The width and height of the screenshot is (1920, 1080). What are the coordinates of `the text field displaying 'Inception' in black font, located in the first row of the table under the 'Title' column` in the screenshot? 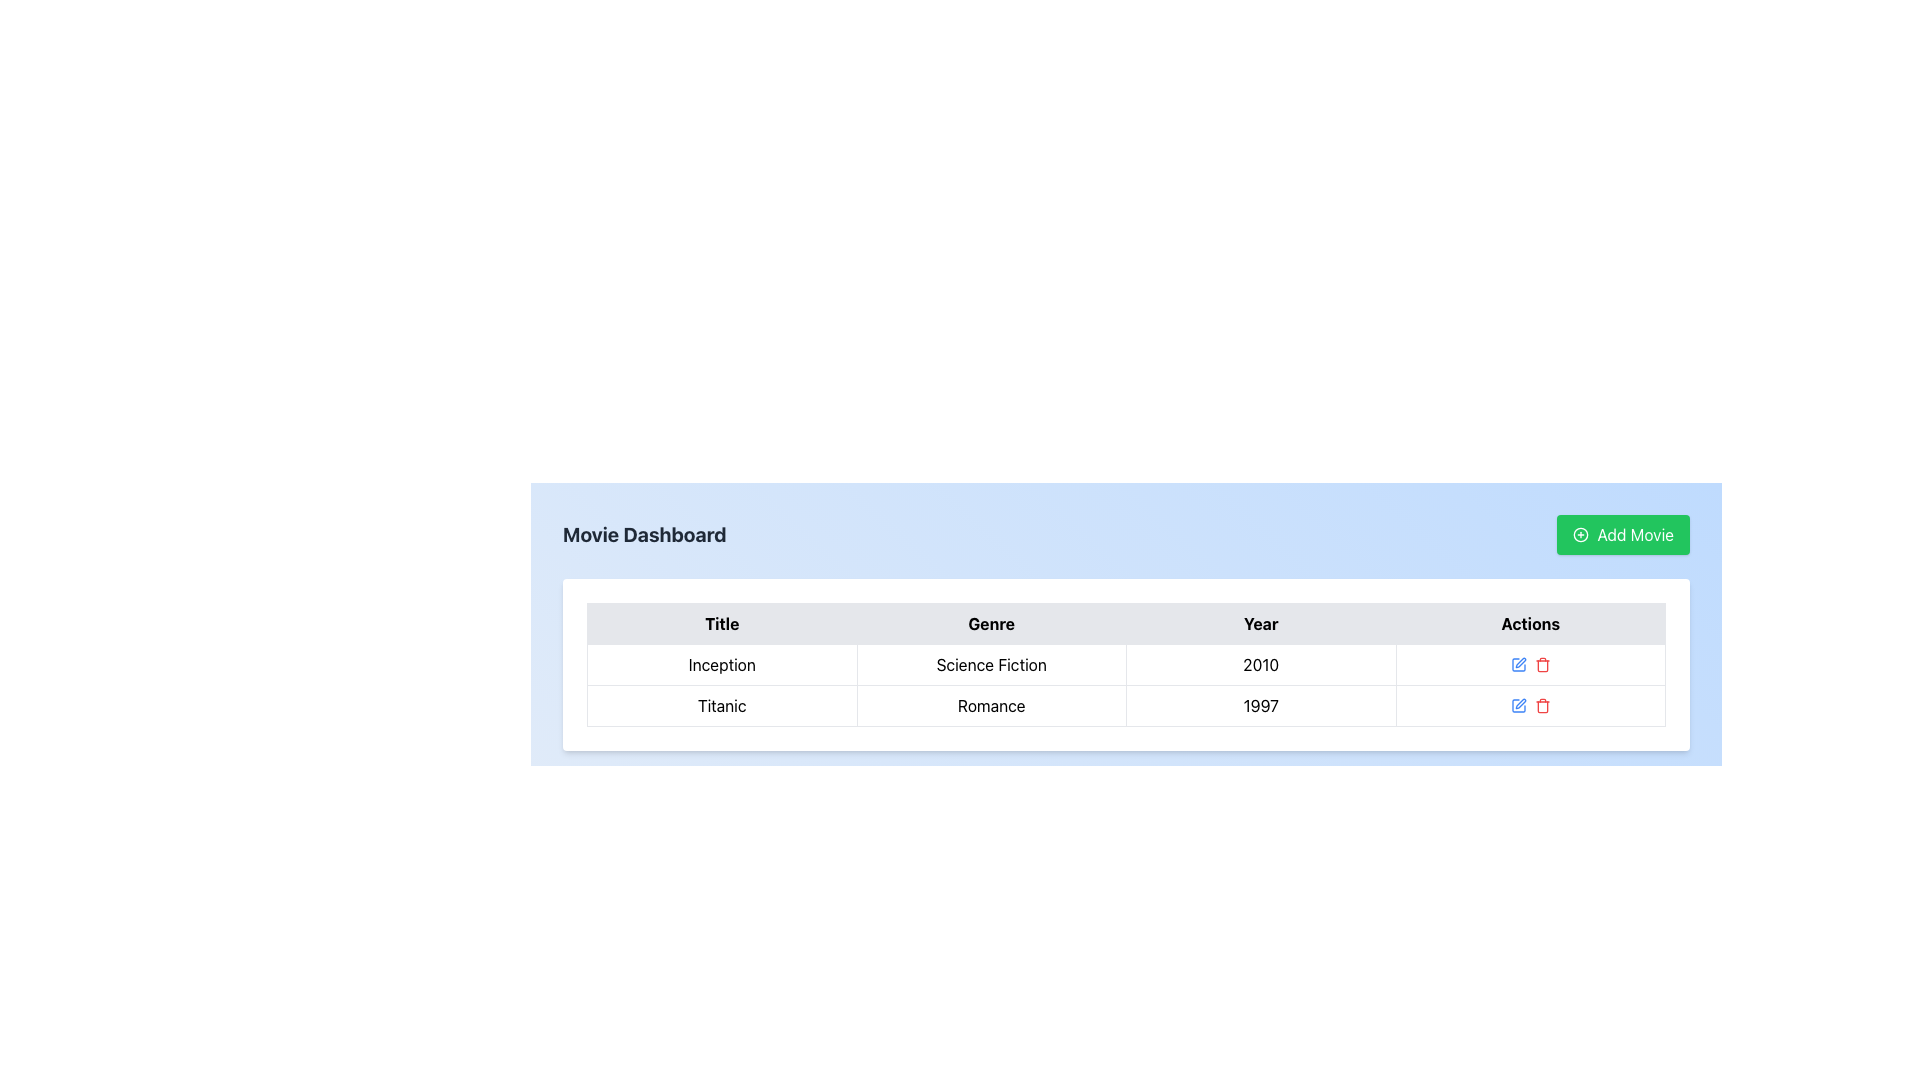 It's located at (721, 664).